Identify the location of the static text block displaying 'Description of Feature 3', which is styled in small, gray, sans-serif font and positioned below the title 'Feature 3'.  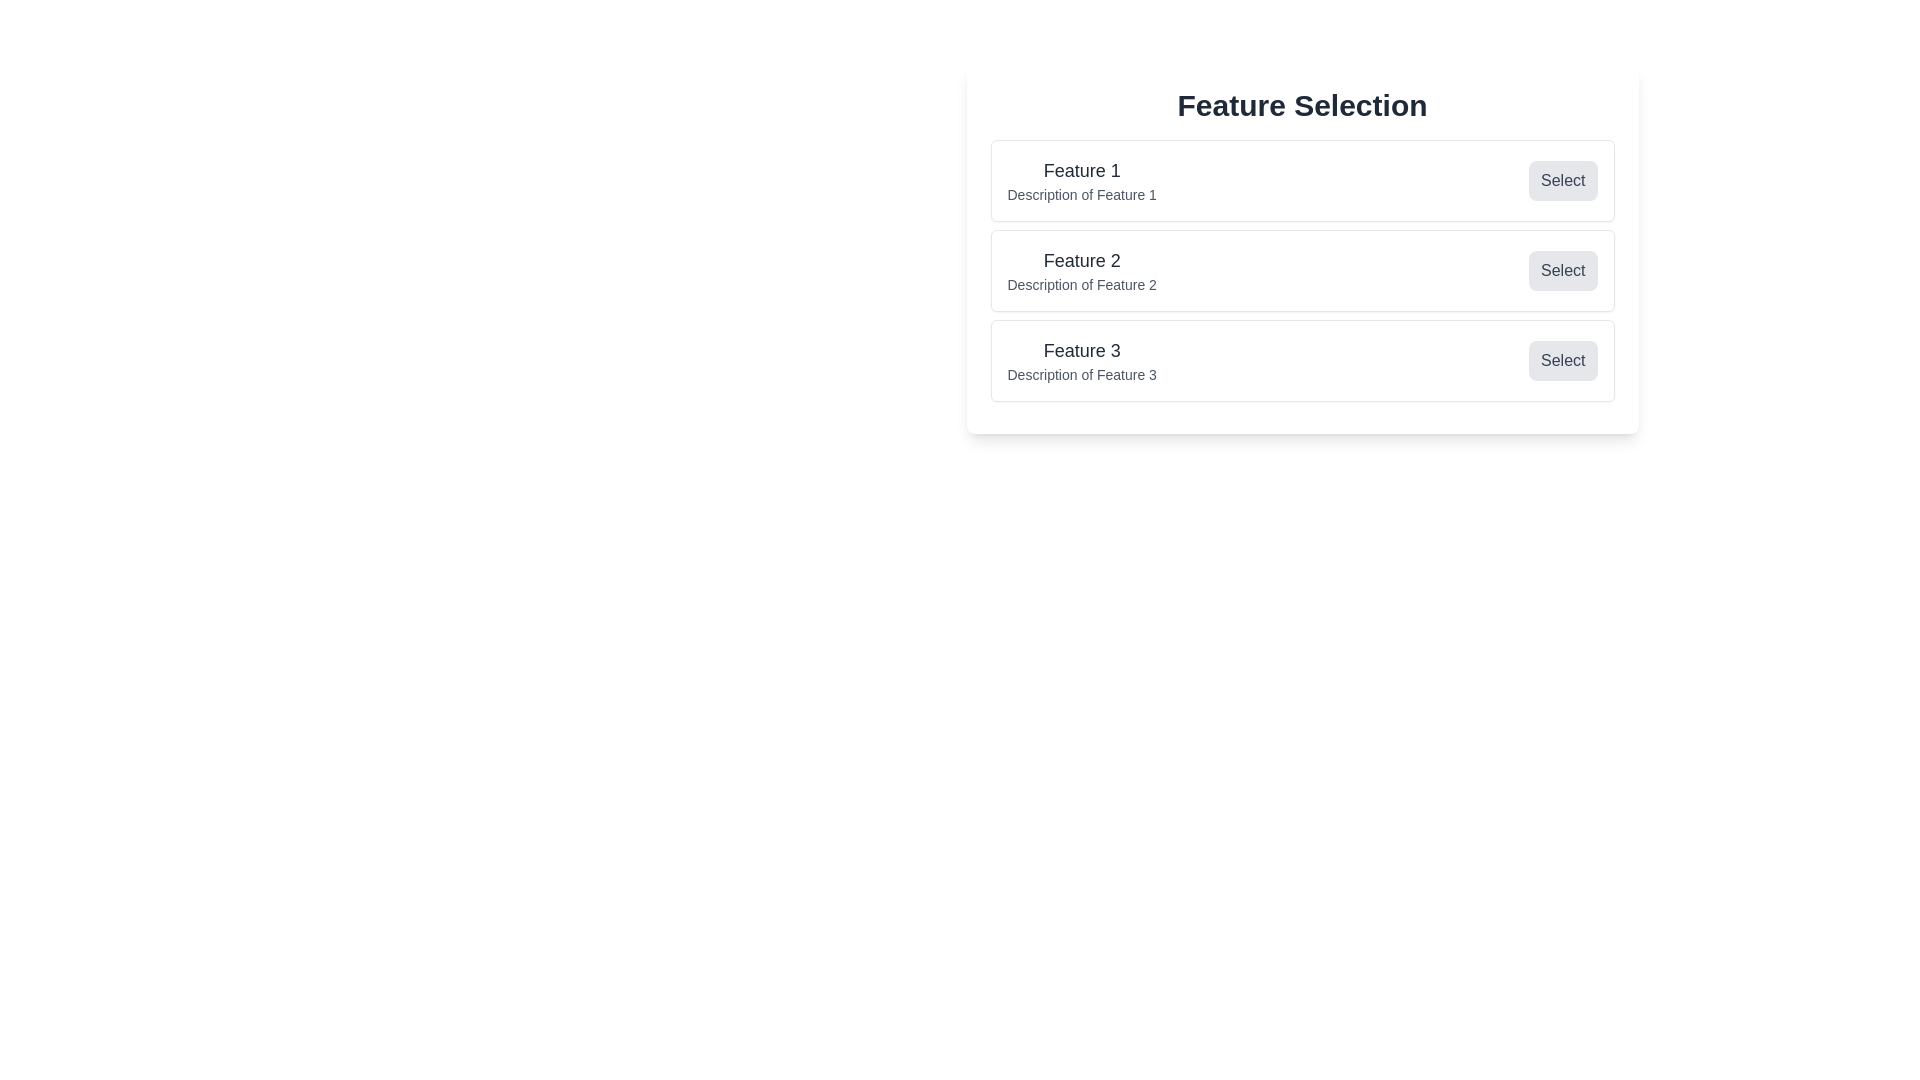
(1081, 374).